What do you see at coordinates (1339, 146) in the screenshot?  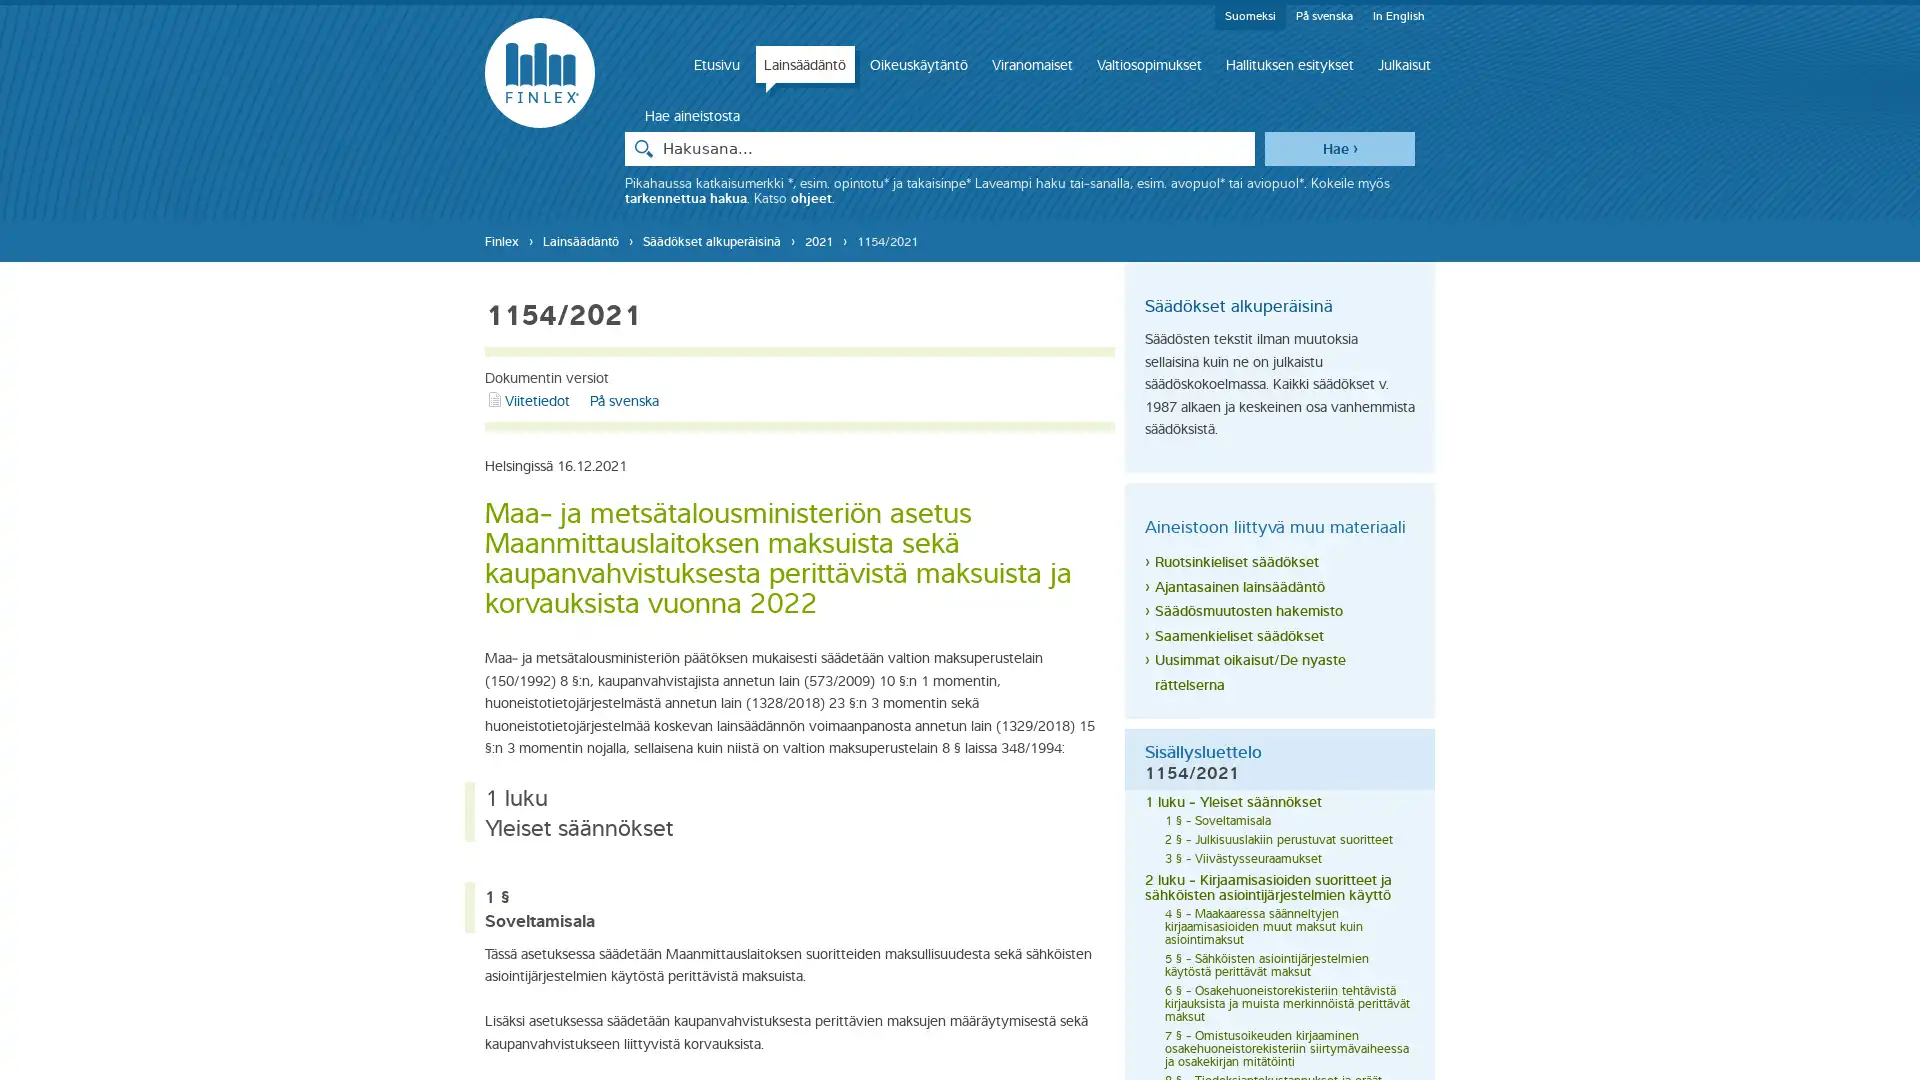 I see `Hae` at bounding box center [1339, 146].